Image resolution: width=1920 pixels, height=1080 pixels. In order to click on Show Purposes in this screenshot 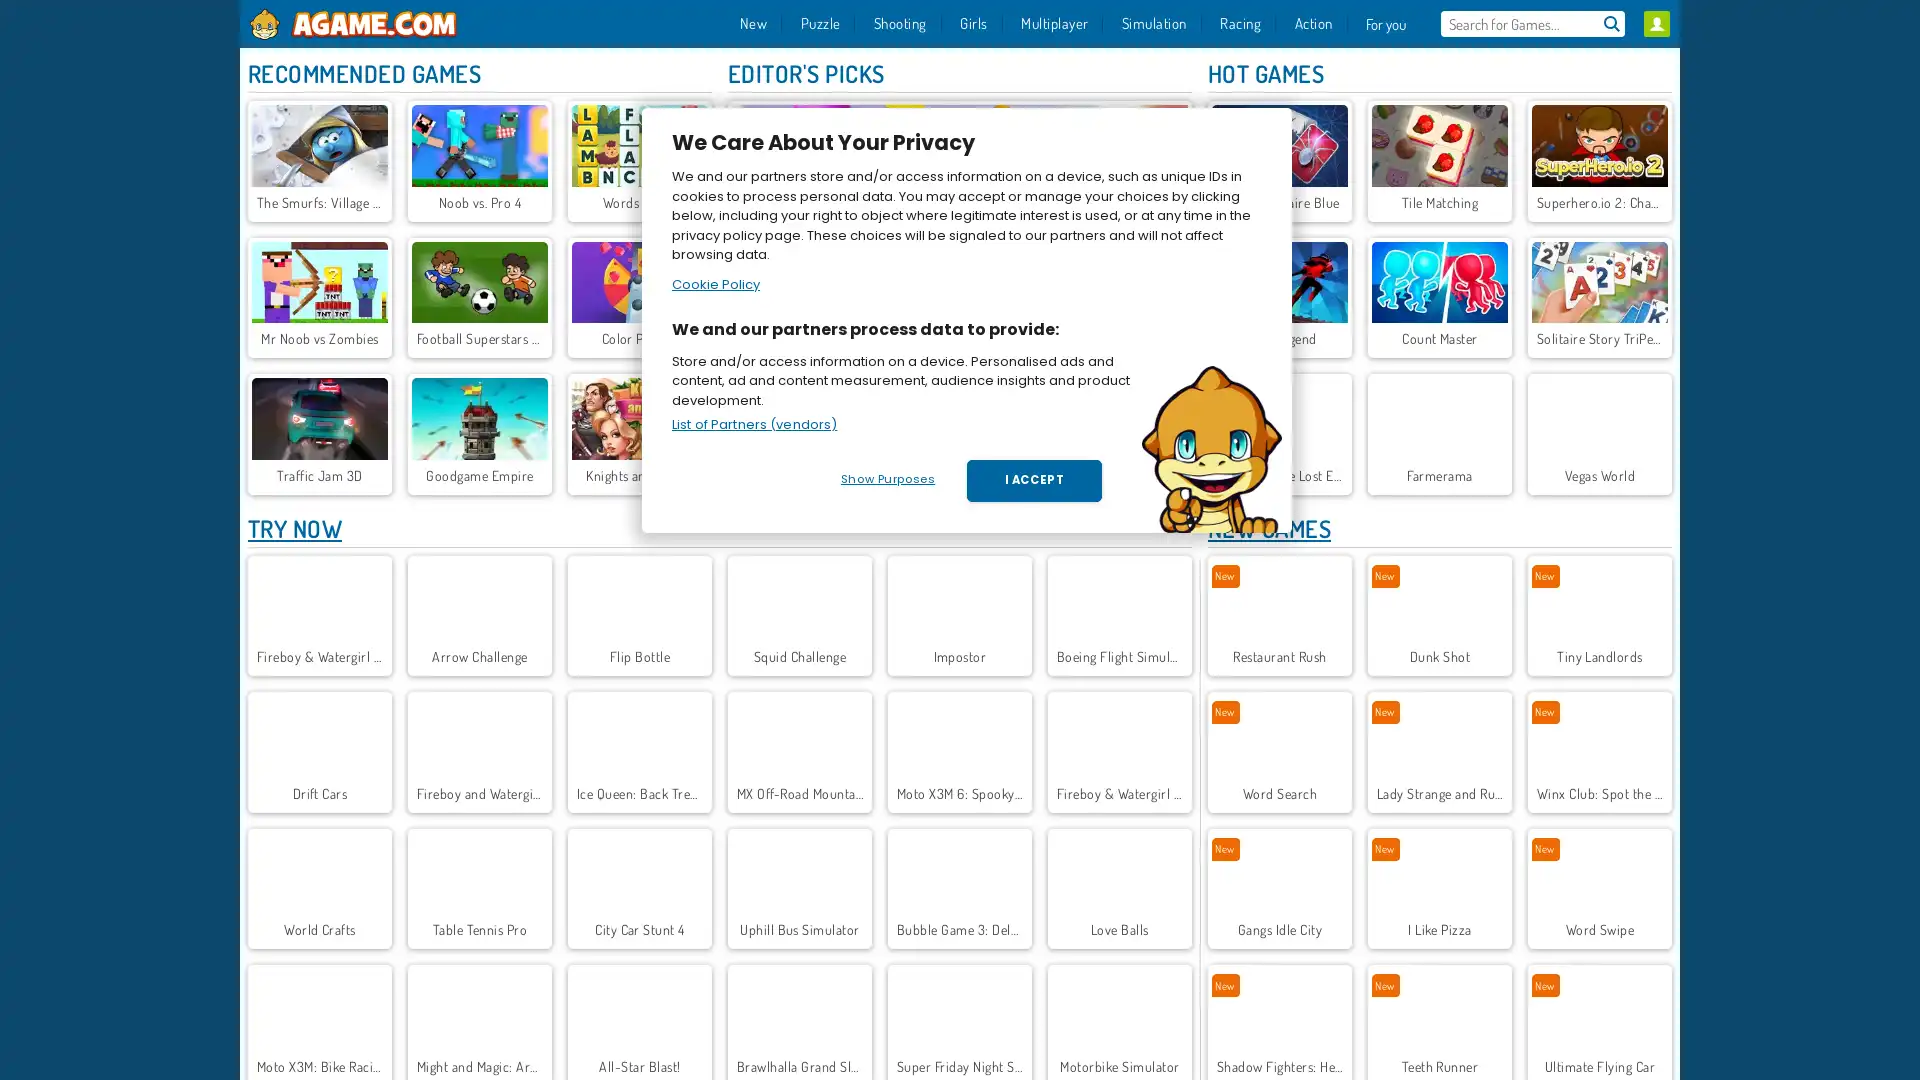, I will do `click(886, 479)`.